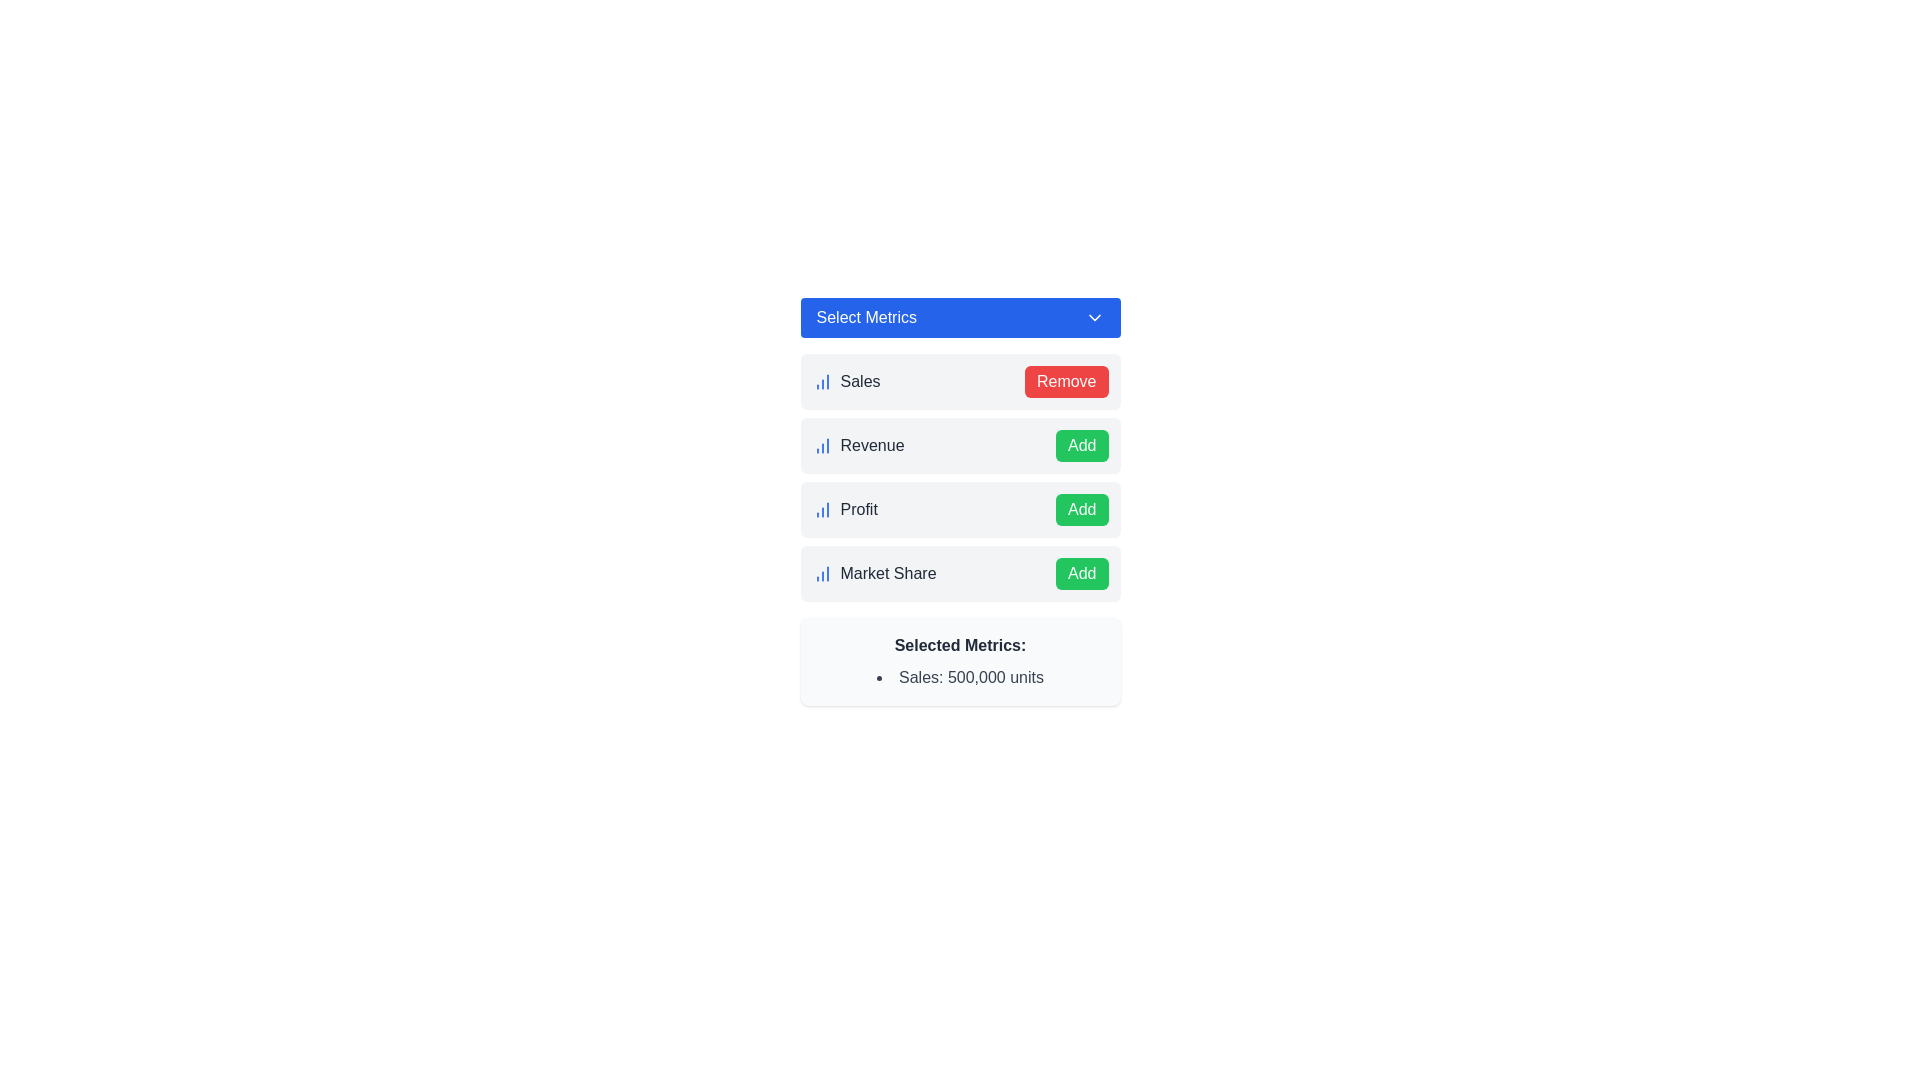 The height and width of the screenshot is (1080, 1920). I want to click on the 'remove Sales' button located on the right side of the list item next to the text 'Sales', so click(1065, 381).